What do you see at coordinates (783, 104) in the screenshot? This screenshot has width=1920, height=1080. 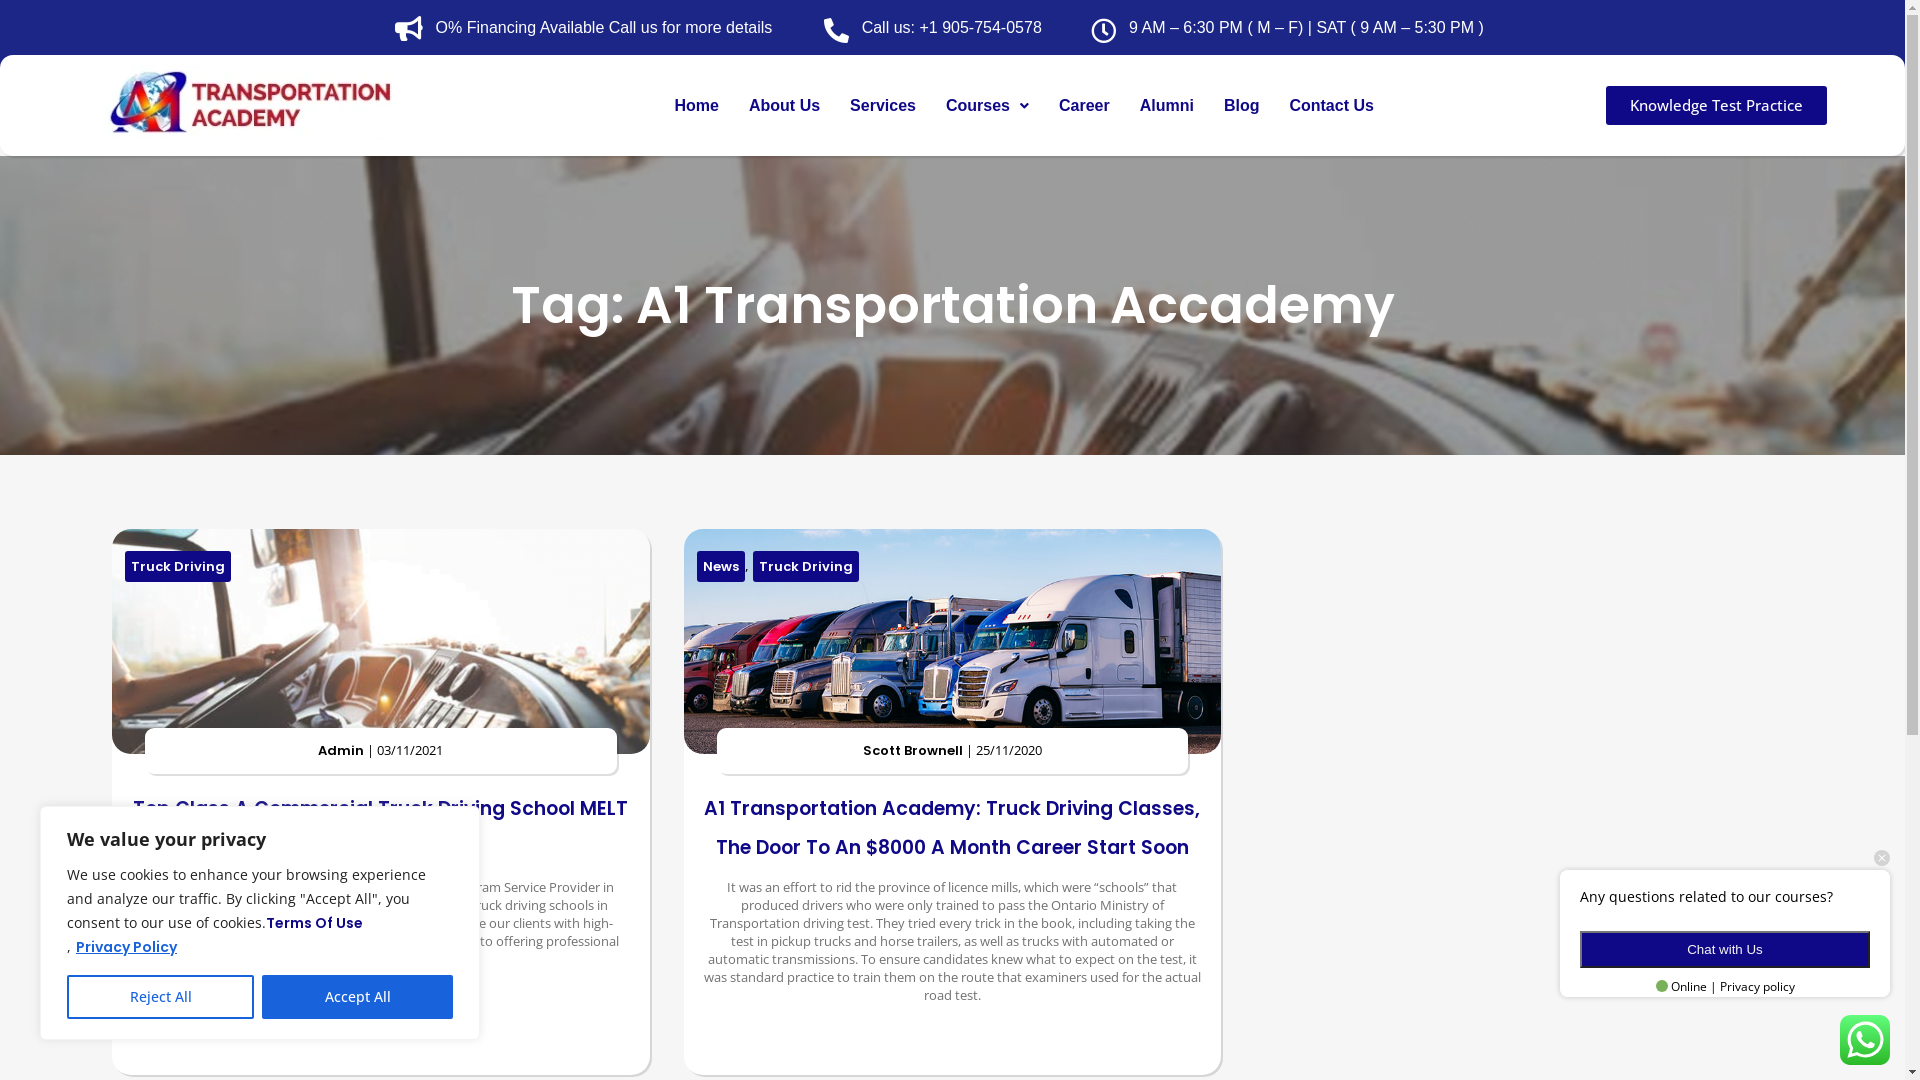 I see `'About Us'` at bounding box center [783, 104].